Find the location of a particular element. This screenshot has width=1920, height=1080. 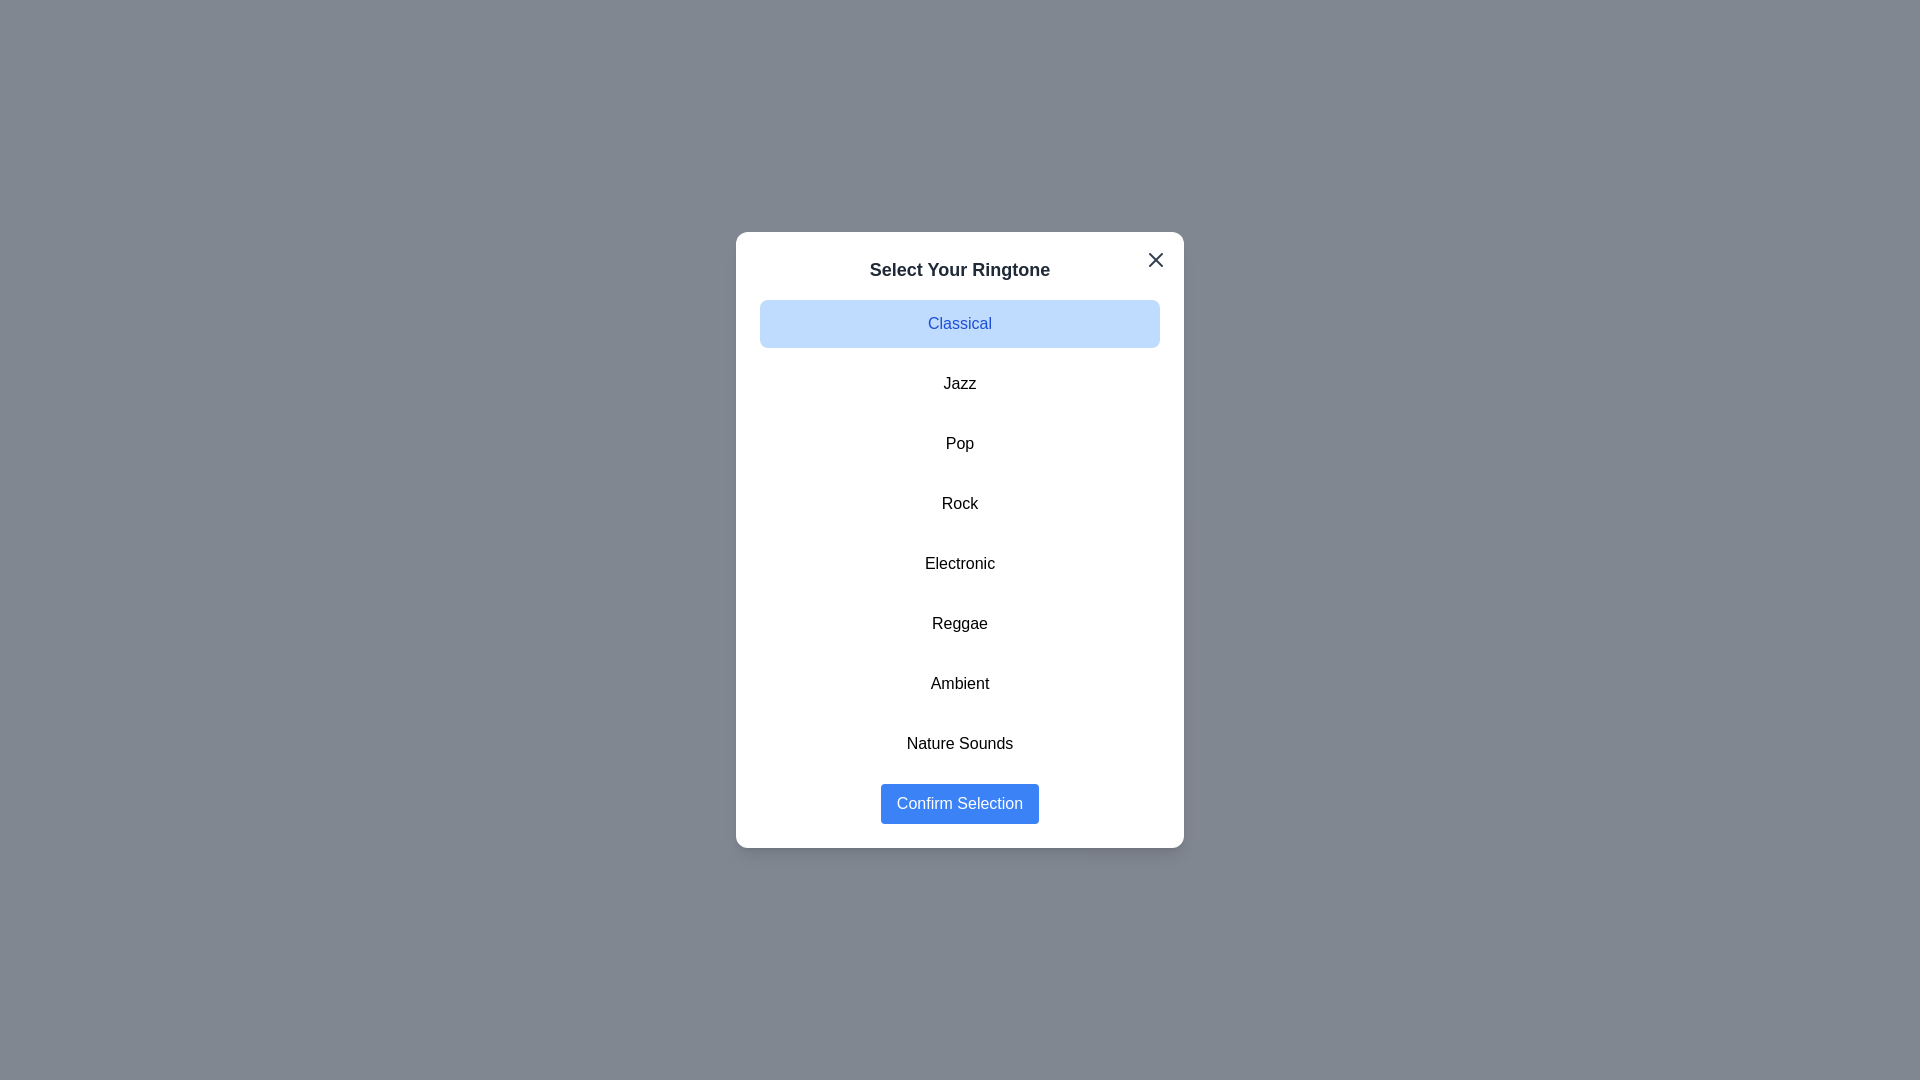

the ringtone Rock from the list is located at coordinates (960, 503).